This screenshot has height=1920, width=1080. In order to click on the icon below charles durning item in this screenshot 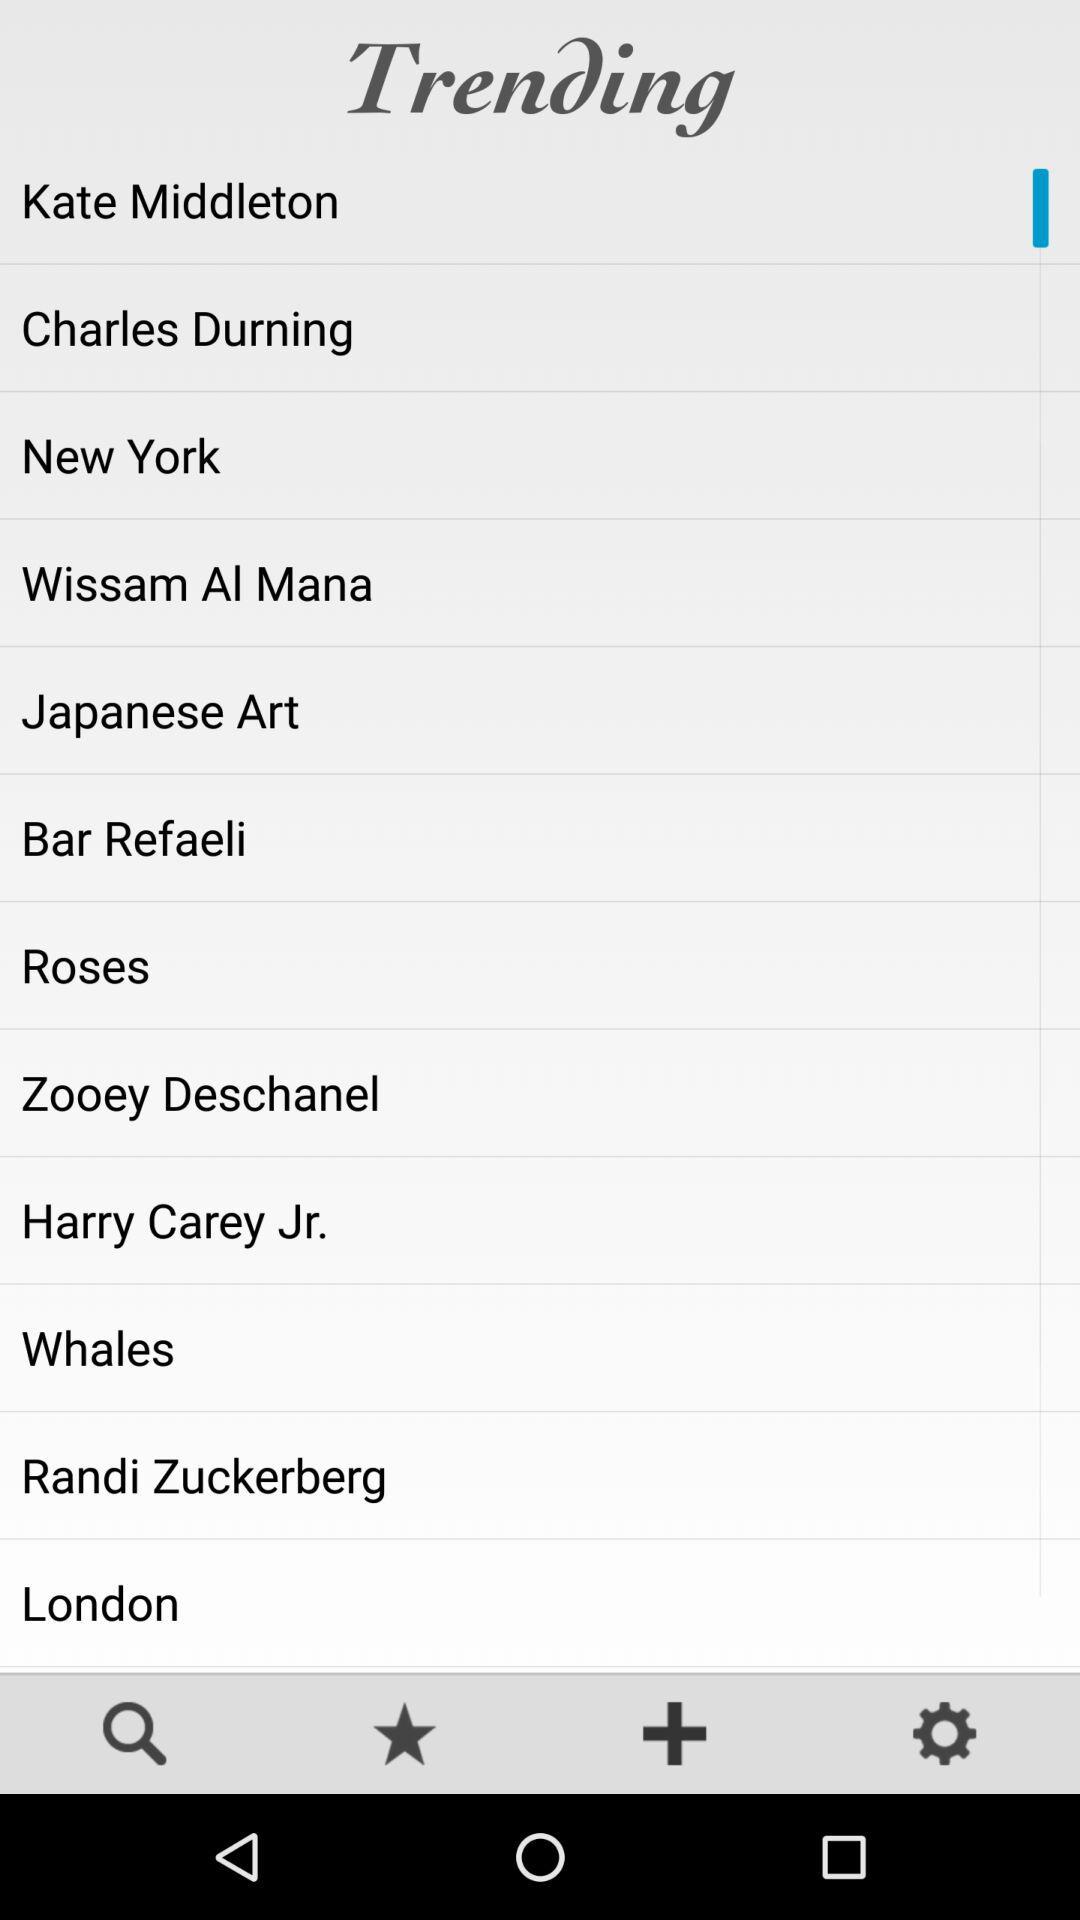, I will do `click(540, 454)`.